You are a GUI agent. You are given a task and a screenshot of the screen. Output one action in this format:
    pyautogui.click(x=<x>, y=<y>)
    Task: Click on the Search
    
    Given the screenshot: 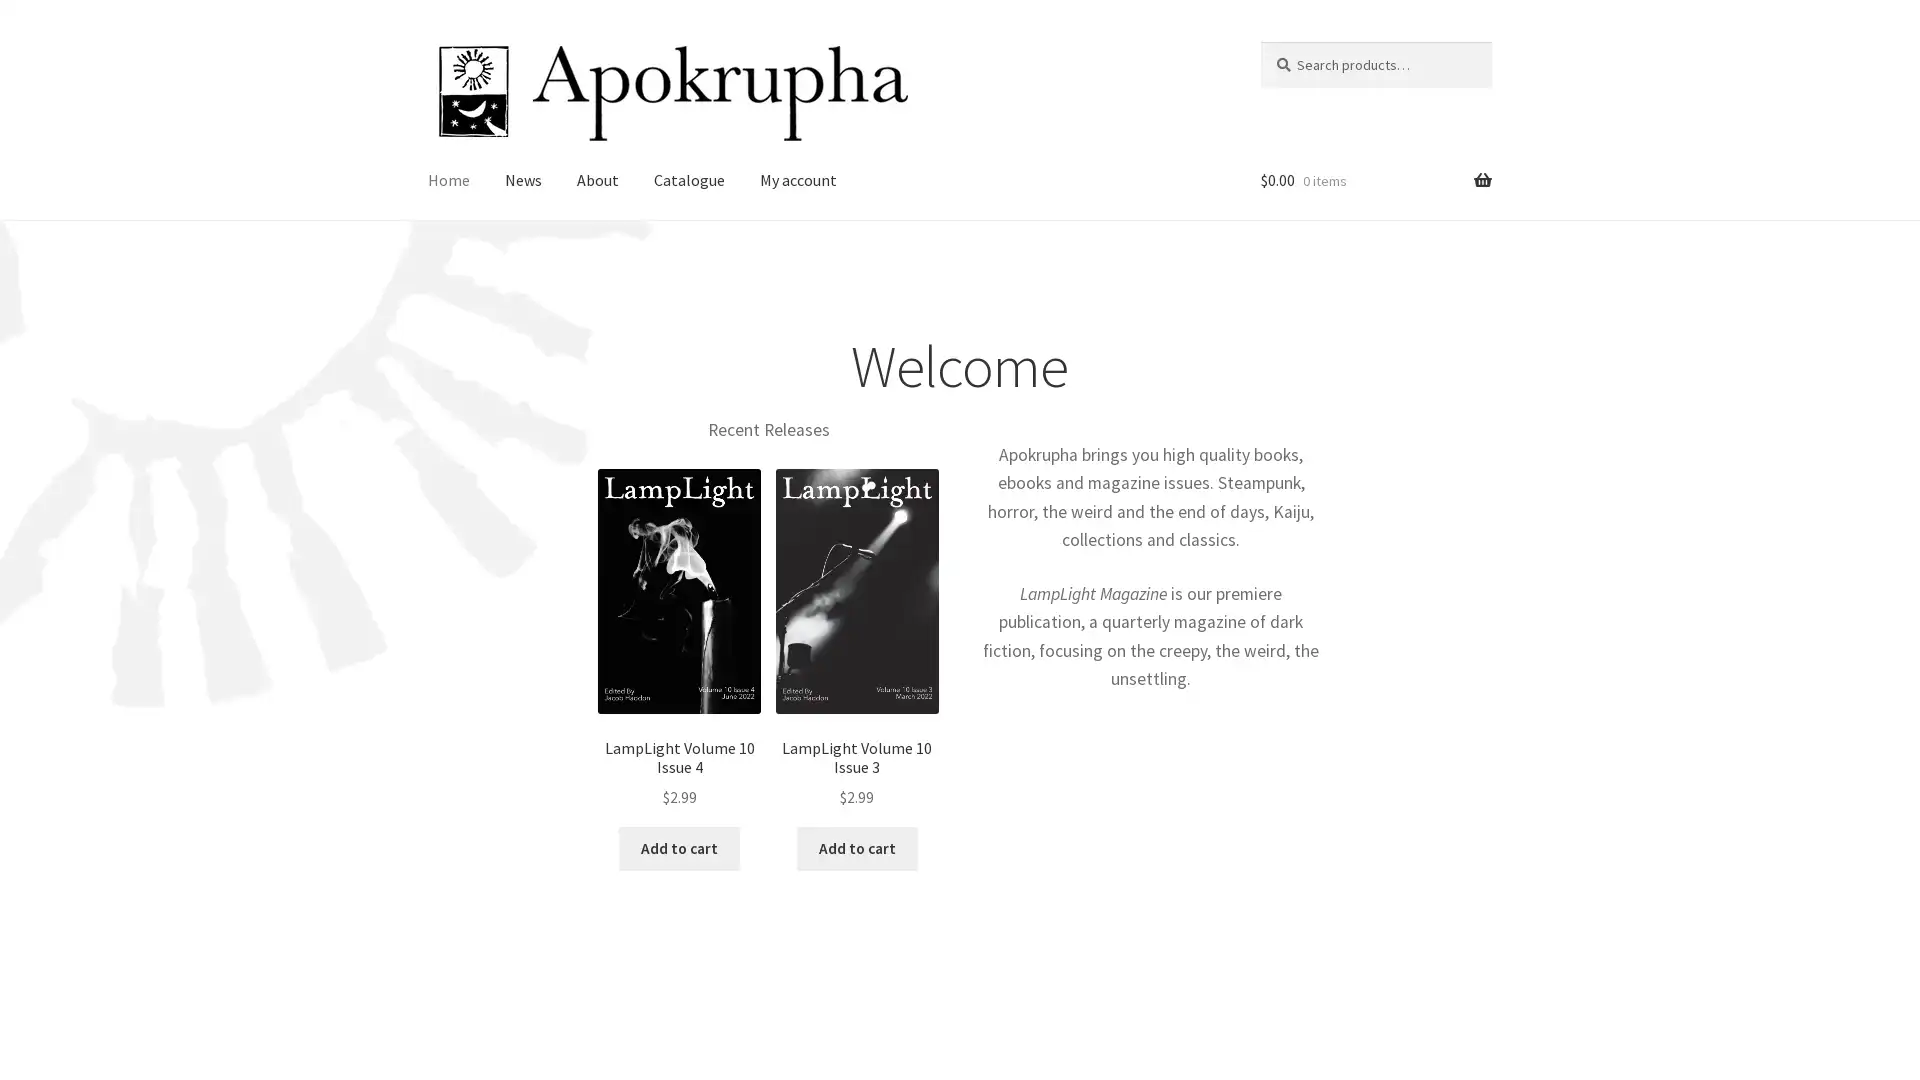 What is the action you would take?
    pyautogui.click(x=1258, y=40)
    